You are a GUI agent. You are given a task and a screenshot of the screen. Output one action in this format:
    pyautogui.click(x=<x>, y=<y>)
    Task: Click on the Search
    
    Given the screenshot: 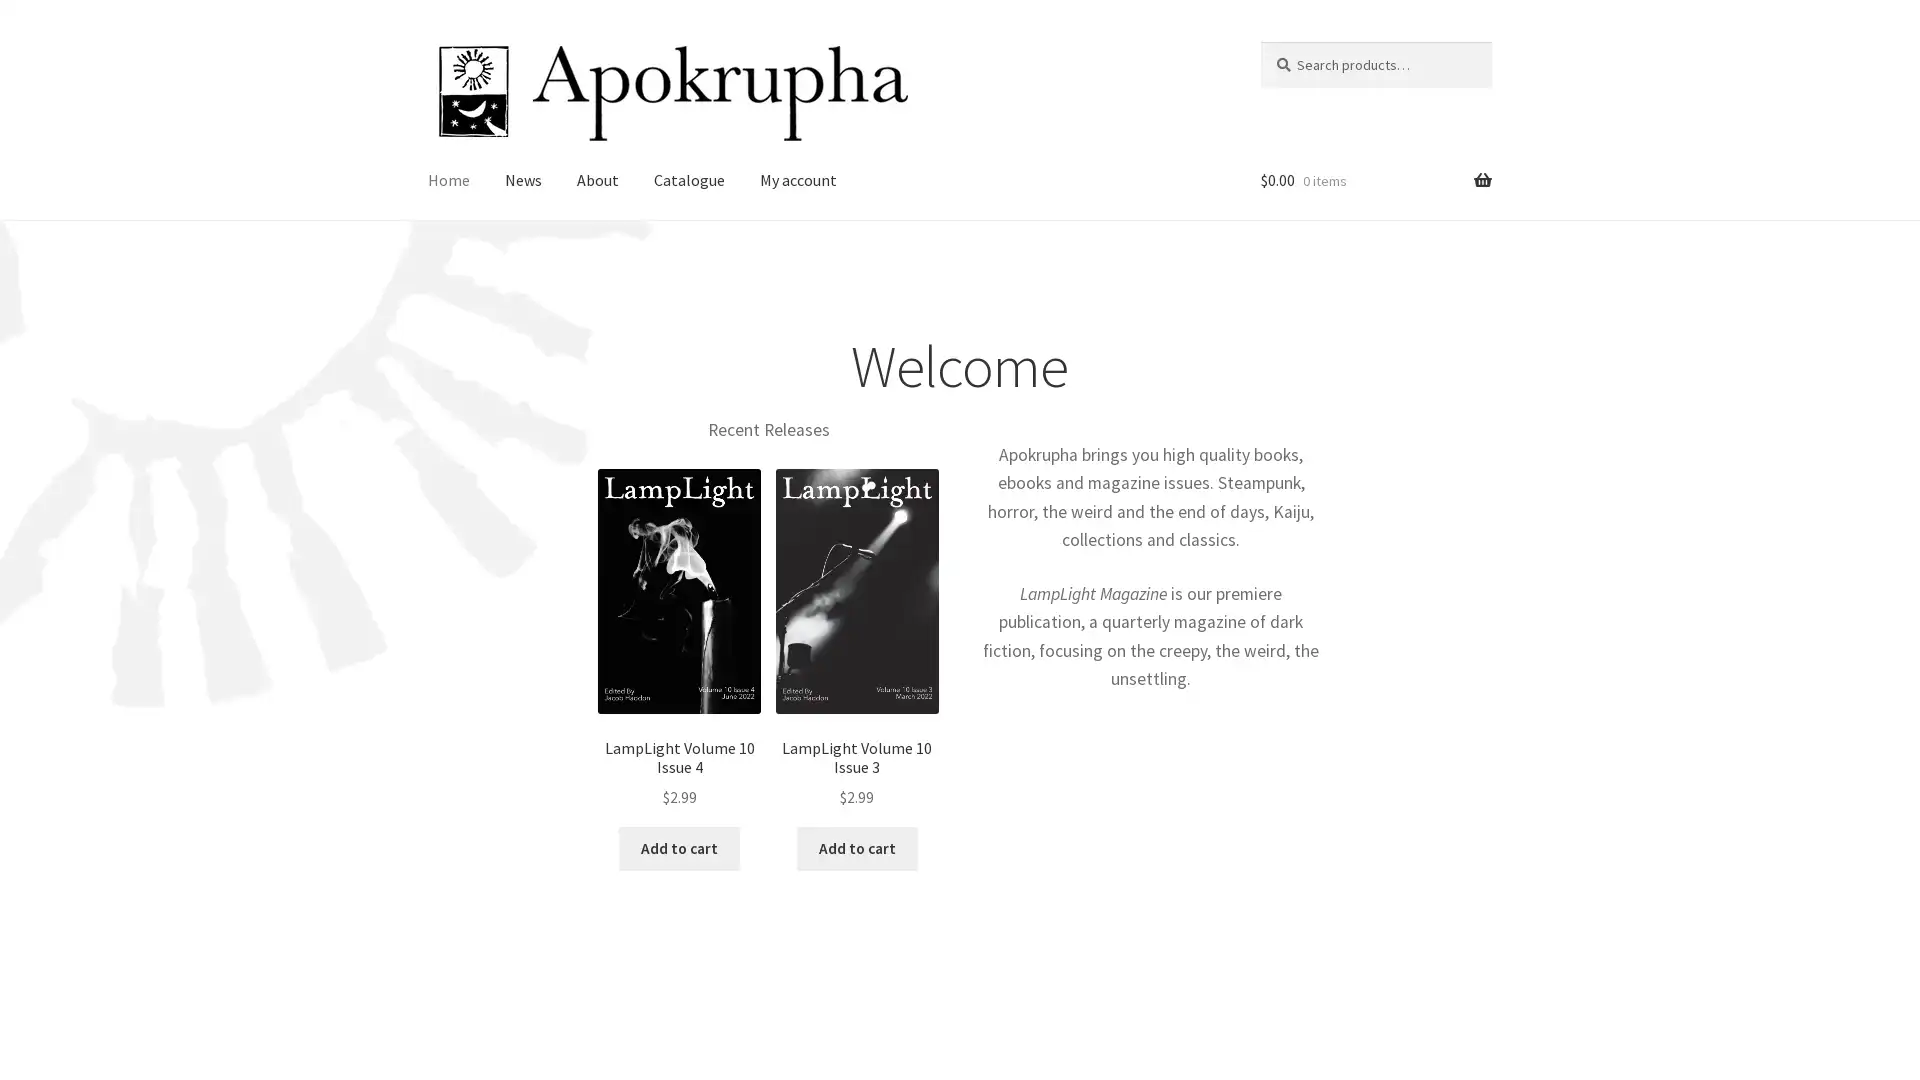 What is the action you would take?
    pyautogui.click(x=1258, y=40)
    